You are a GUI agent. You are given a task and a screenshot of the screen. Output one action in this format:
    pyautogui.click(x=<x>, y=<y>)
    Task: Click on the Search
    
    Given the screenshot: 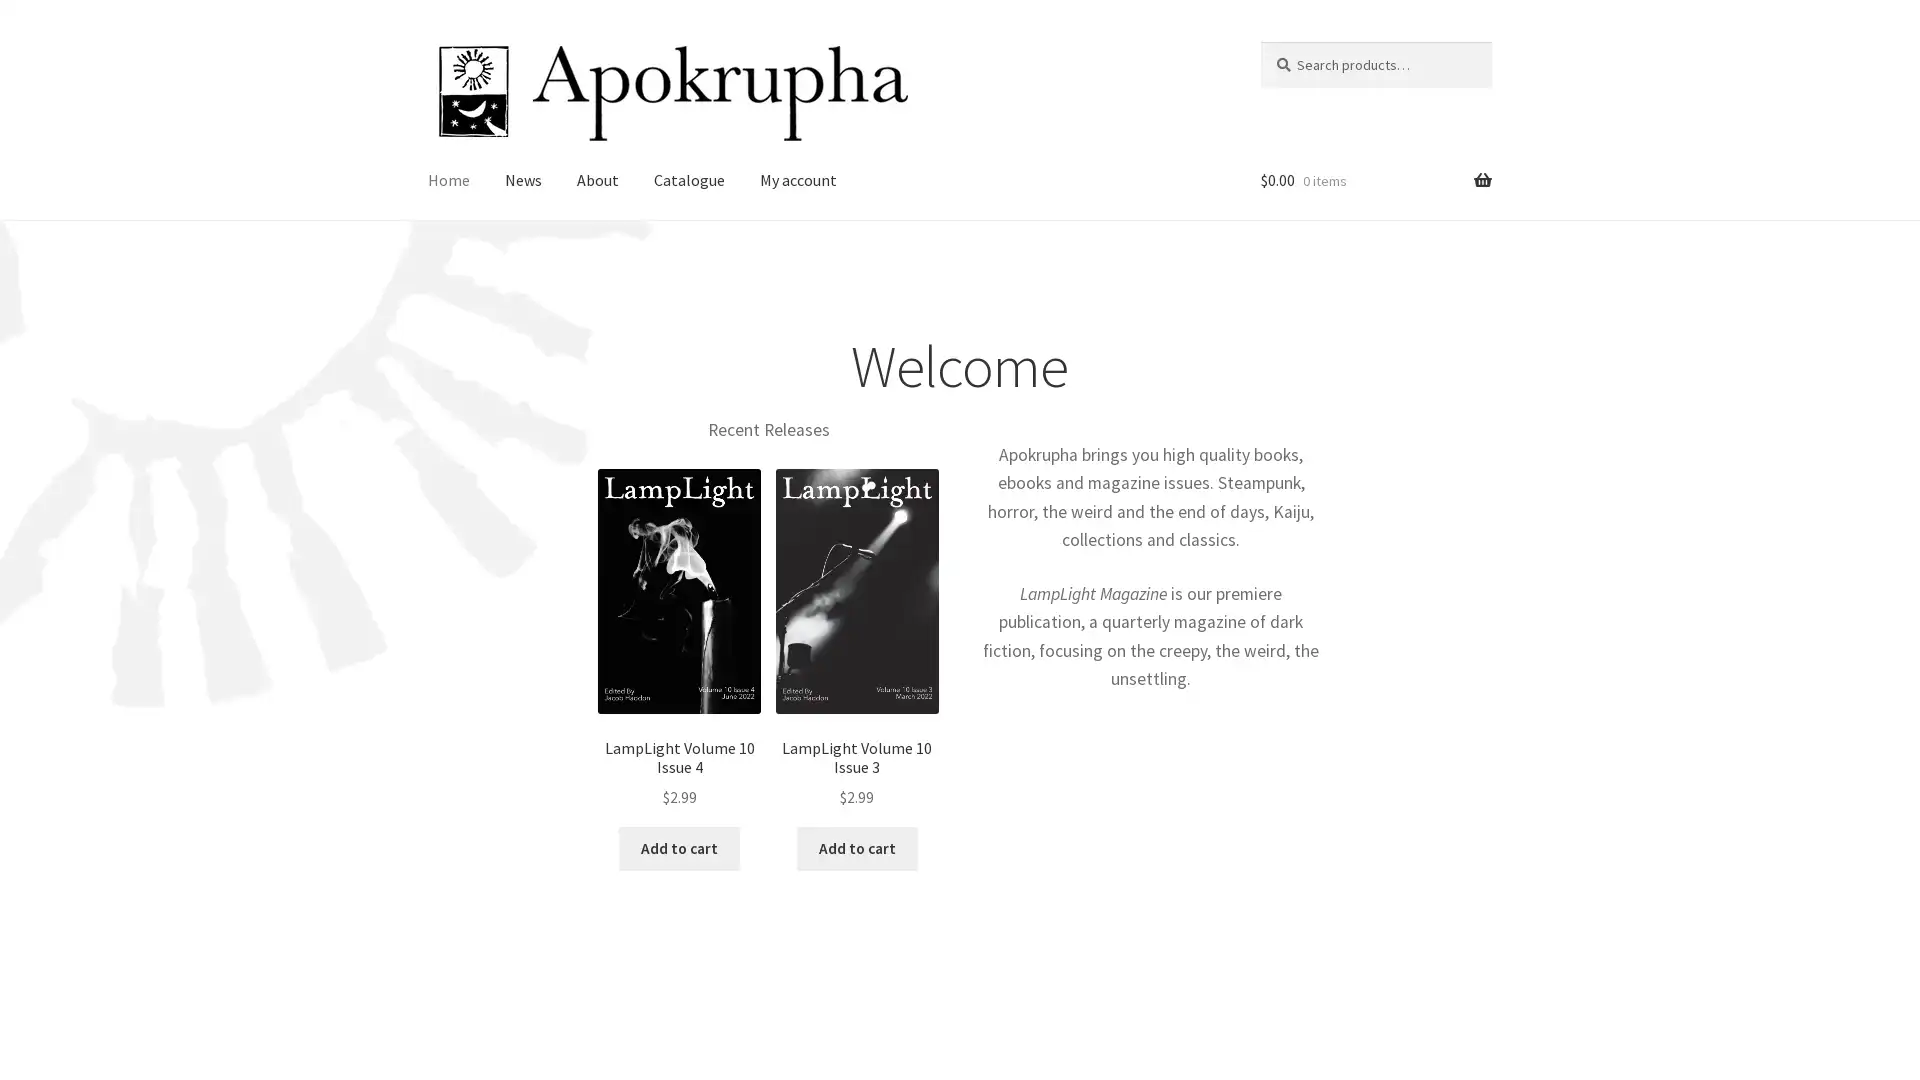 What is the action you would take?
    pyautogui.click(x=1258, y=40)
    